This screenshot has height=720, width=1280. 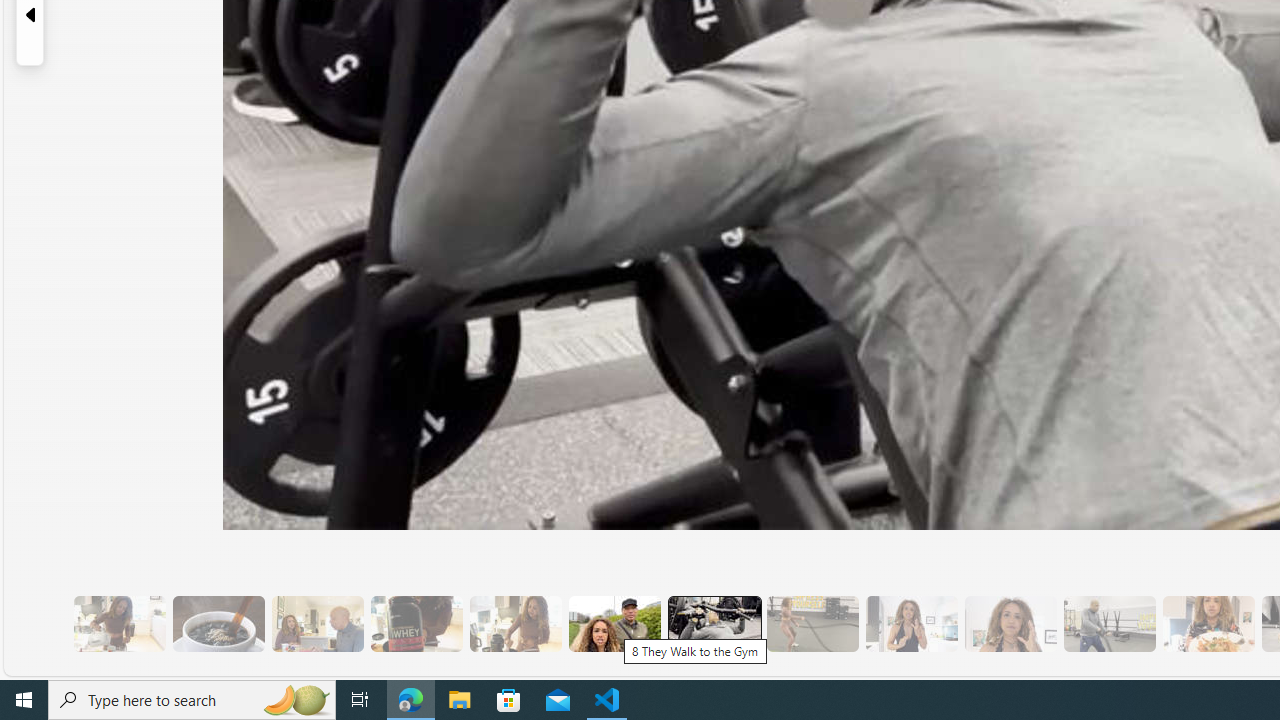 I want to click on '6 Since Eating More Protein Her Training Has Improved', so click(x=415, y=623).